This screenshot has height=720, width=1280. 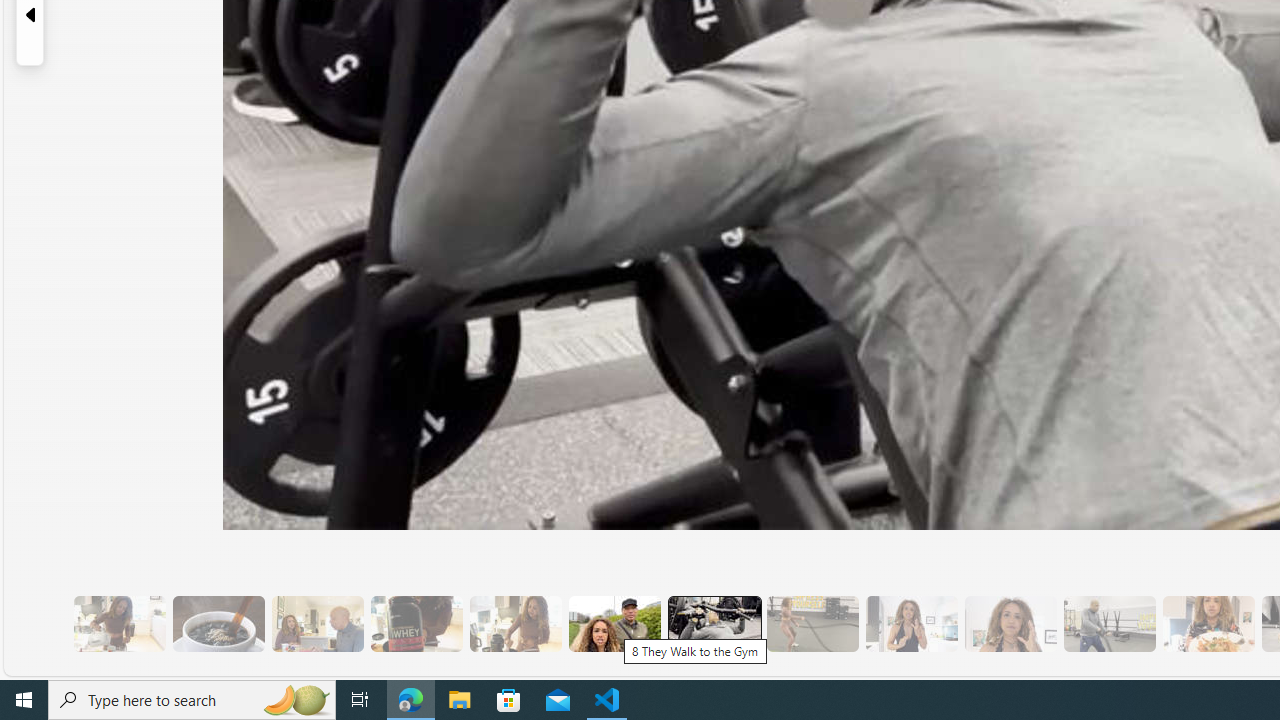 I want to click on '6 Since Eating More Protein Her Training Has Improved', so click(x=415, y=623).